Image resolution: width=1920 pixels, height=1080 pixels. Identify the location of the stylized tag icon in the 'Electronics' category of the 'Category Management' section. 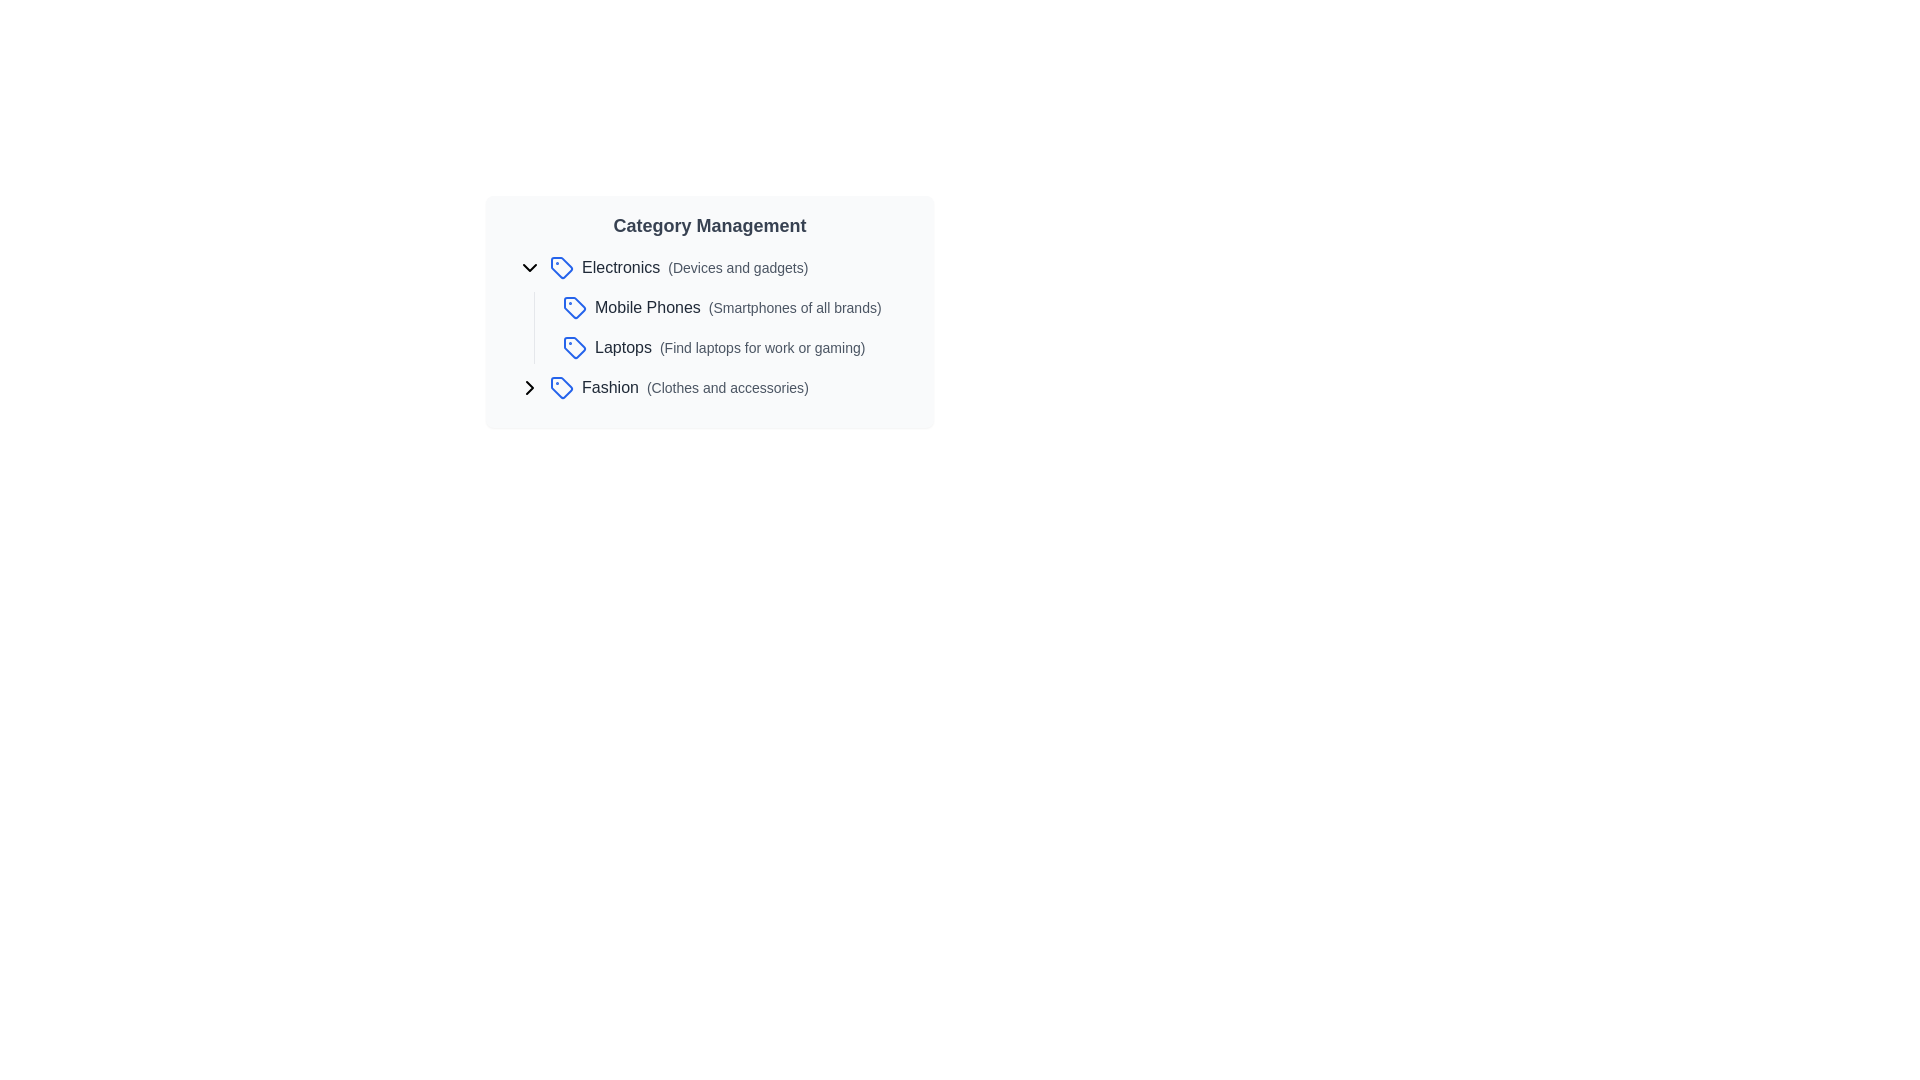
(560, 266).